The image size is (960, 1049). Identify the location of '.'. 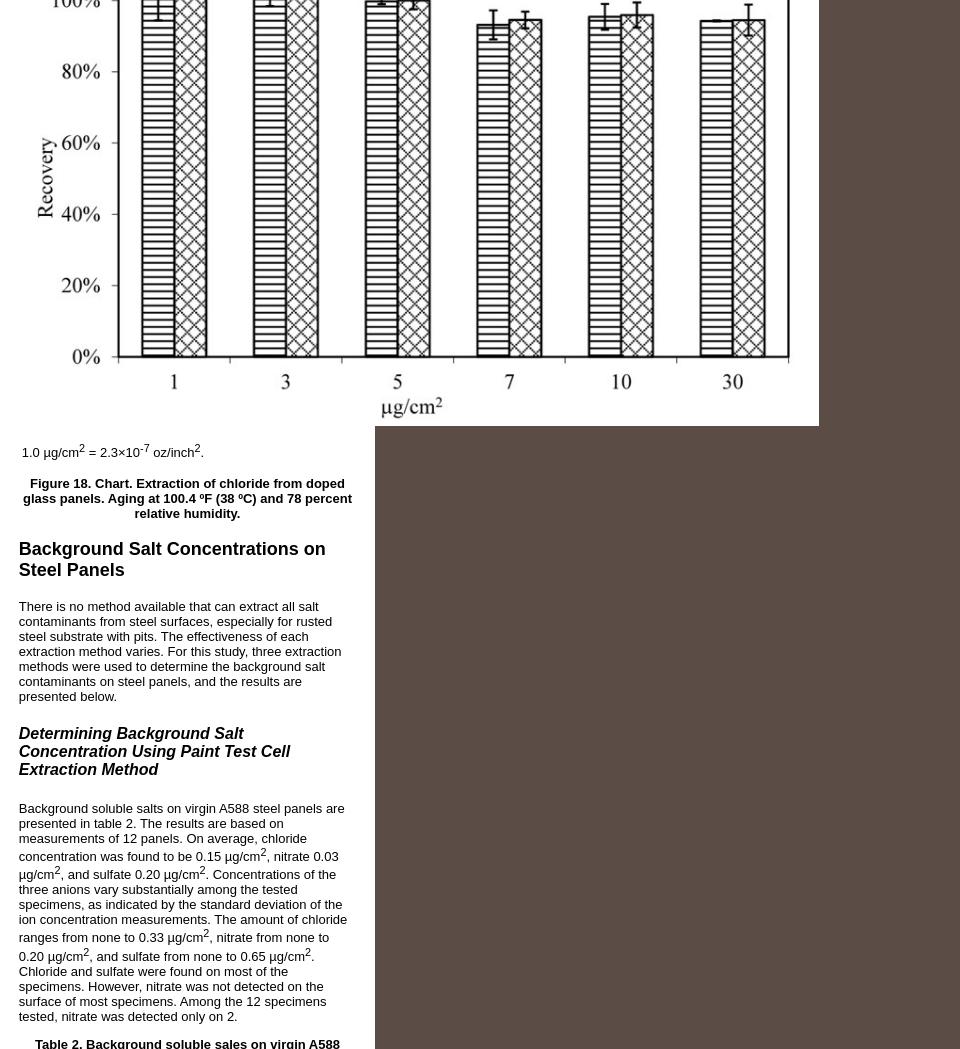
(201, 452).